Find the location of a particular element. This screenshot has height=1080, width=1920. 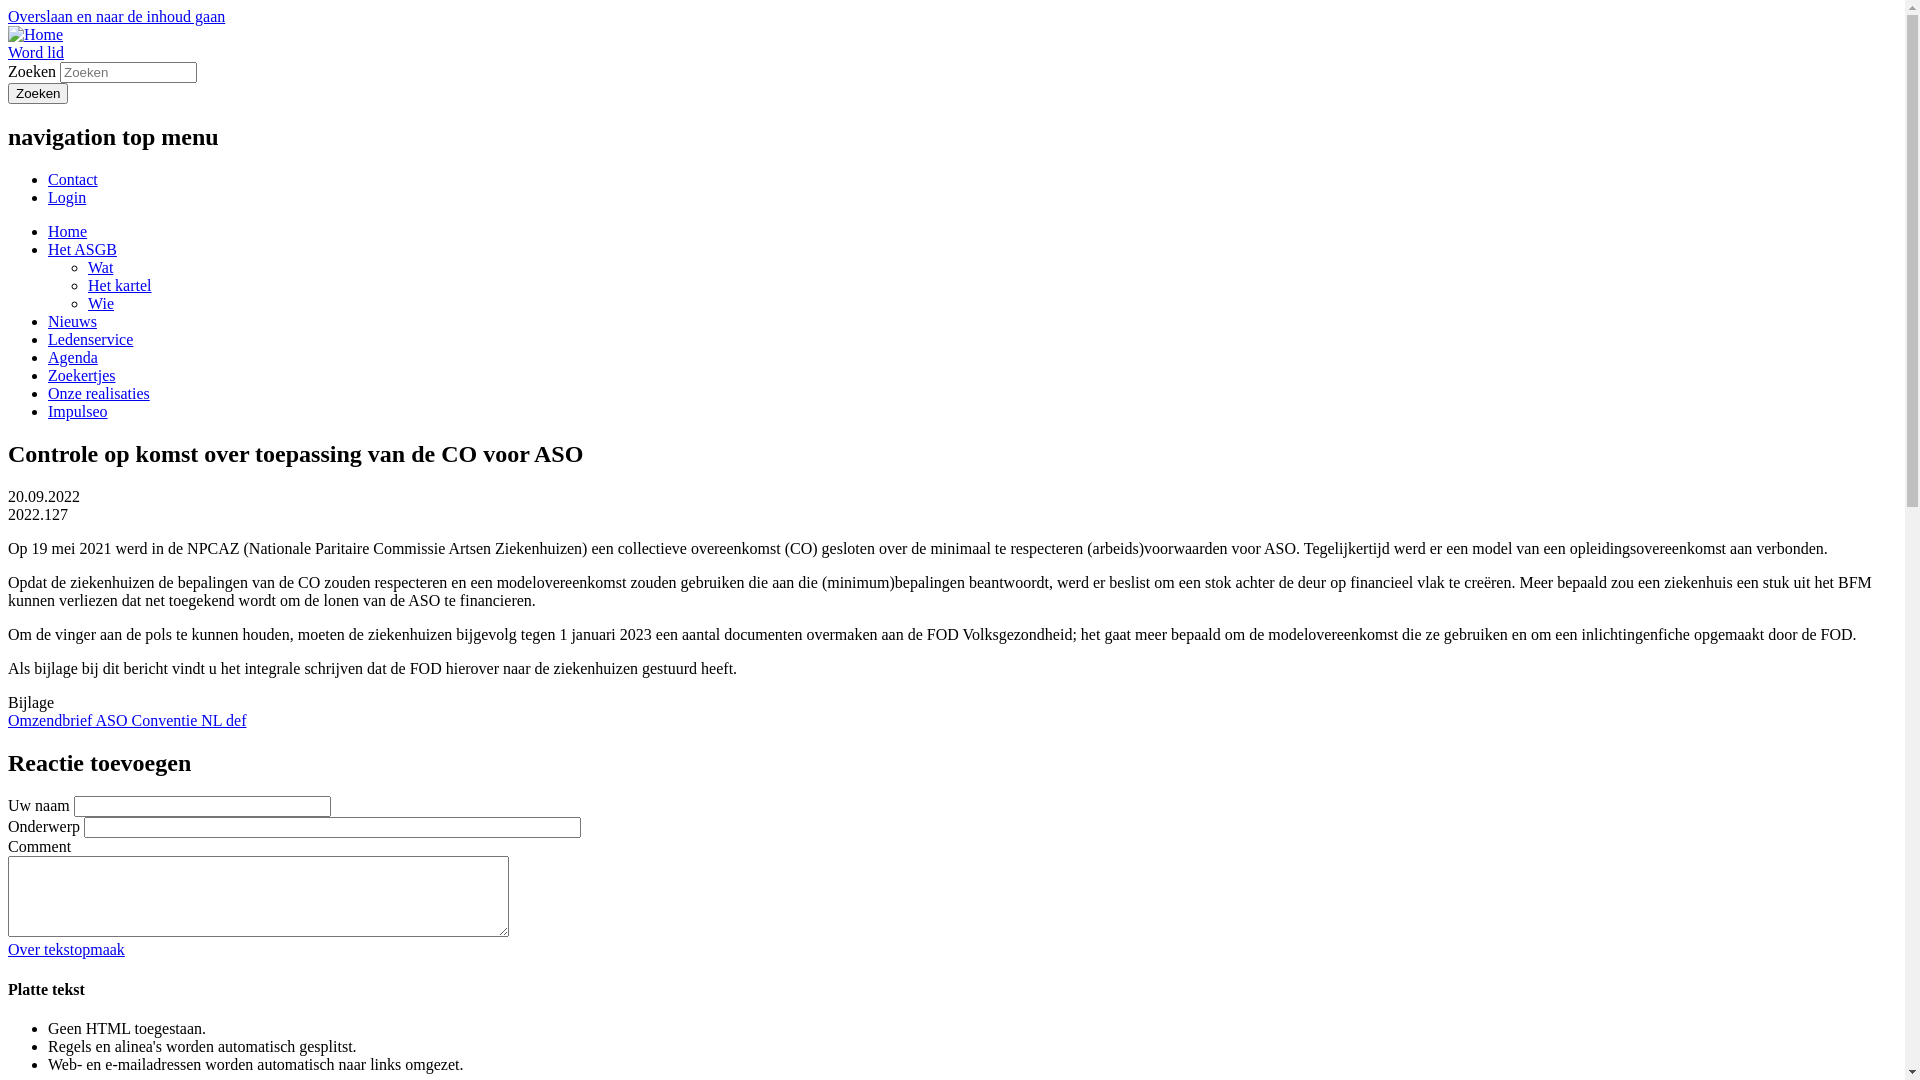

'Over tekstopmaak' is located at coordinates (66, 948).